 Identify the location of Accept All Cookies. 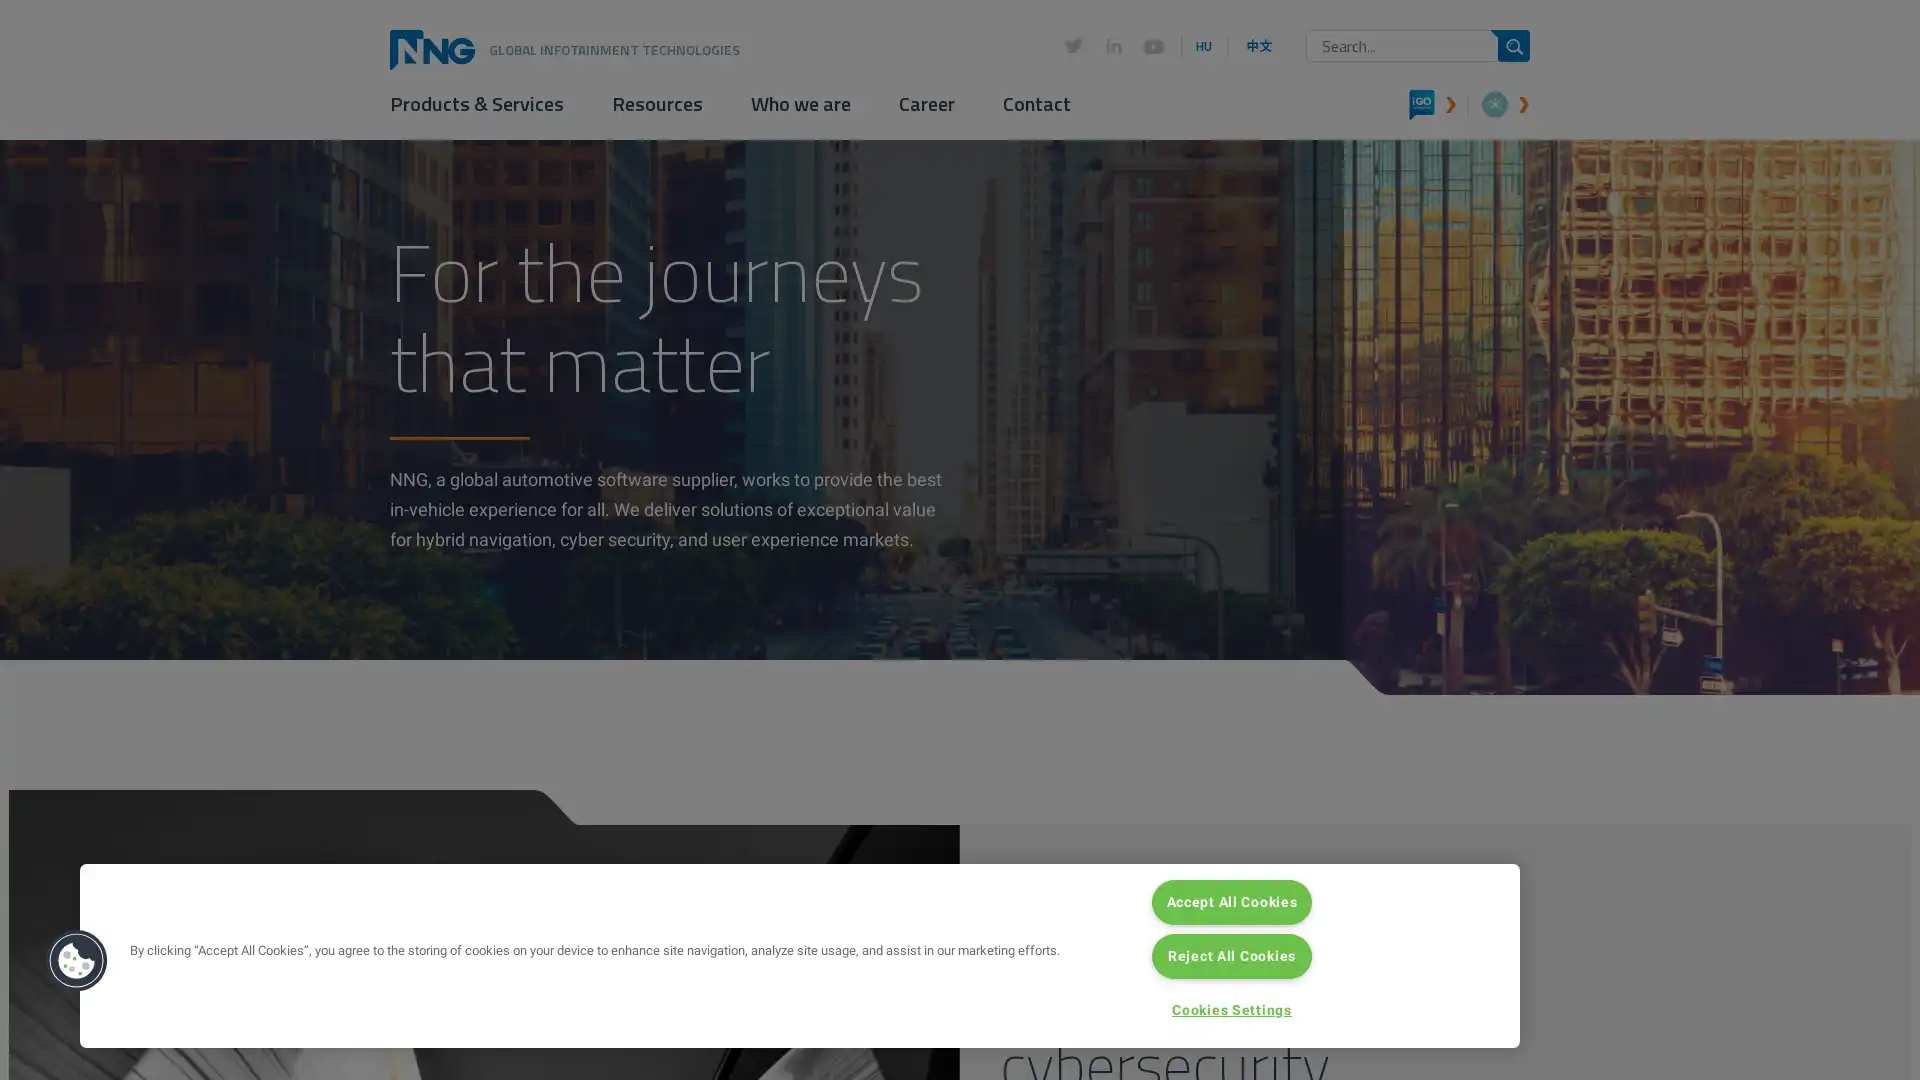
(1231, 901).